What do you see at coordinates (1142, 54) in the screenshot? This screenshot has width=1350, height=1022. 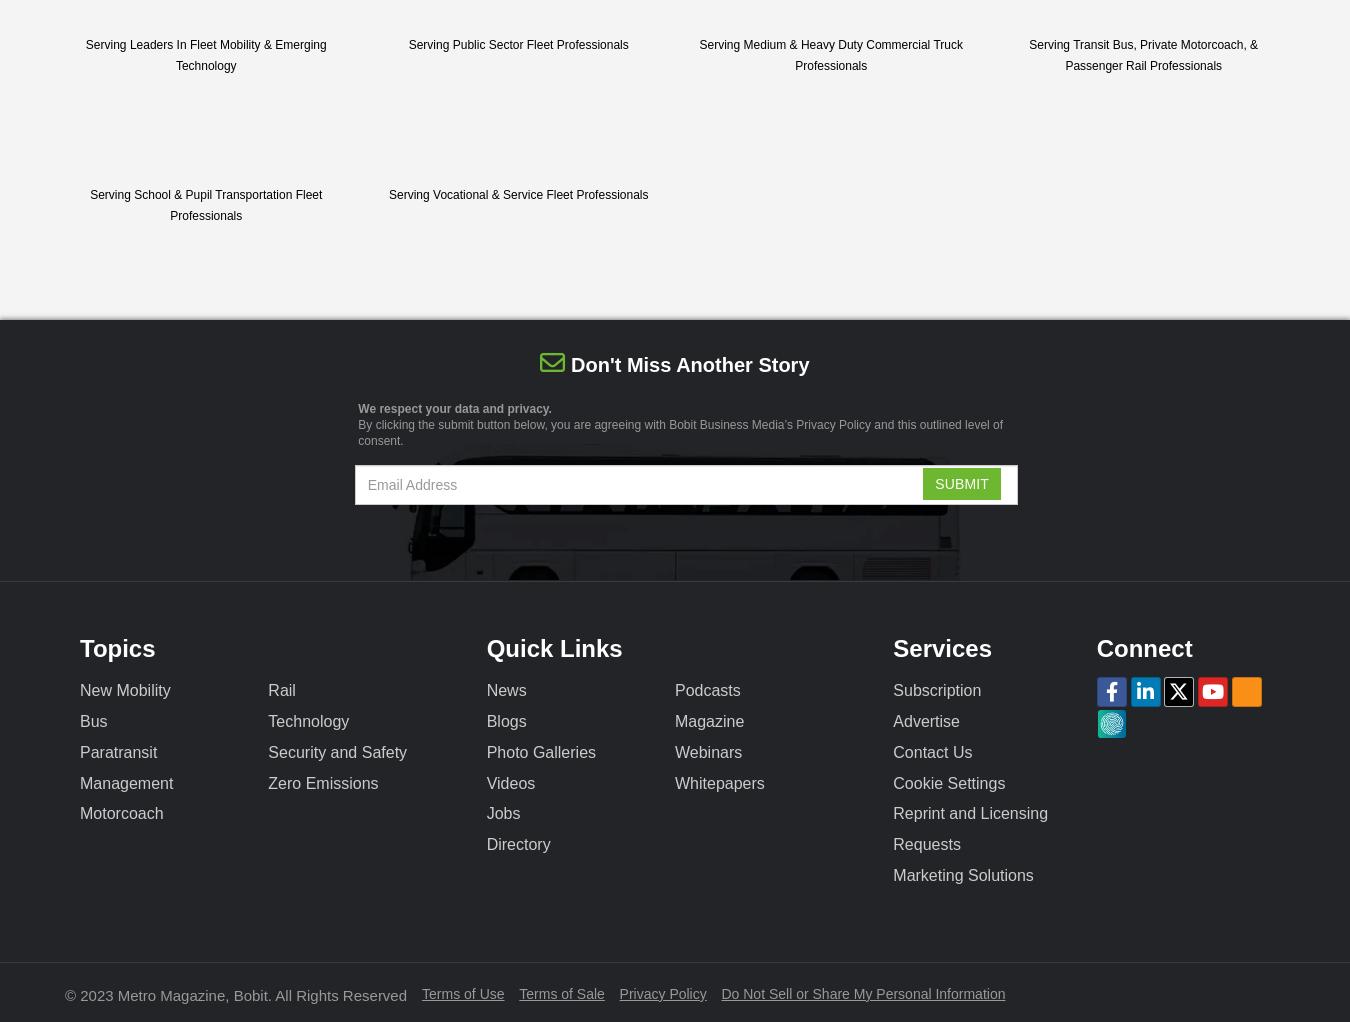 I see `'Serving Transit Bus, Private Motorcoach, & Passenger Rail Professionals'` at bounding box center [1142, 54].